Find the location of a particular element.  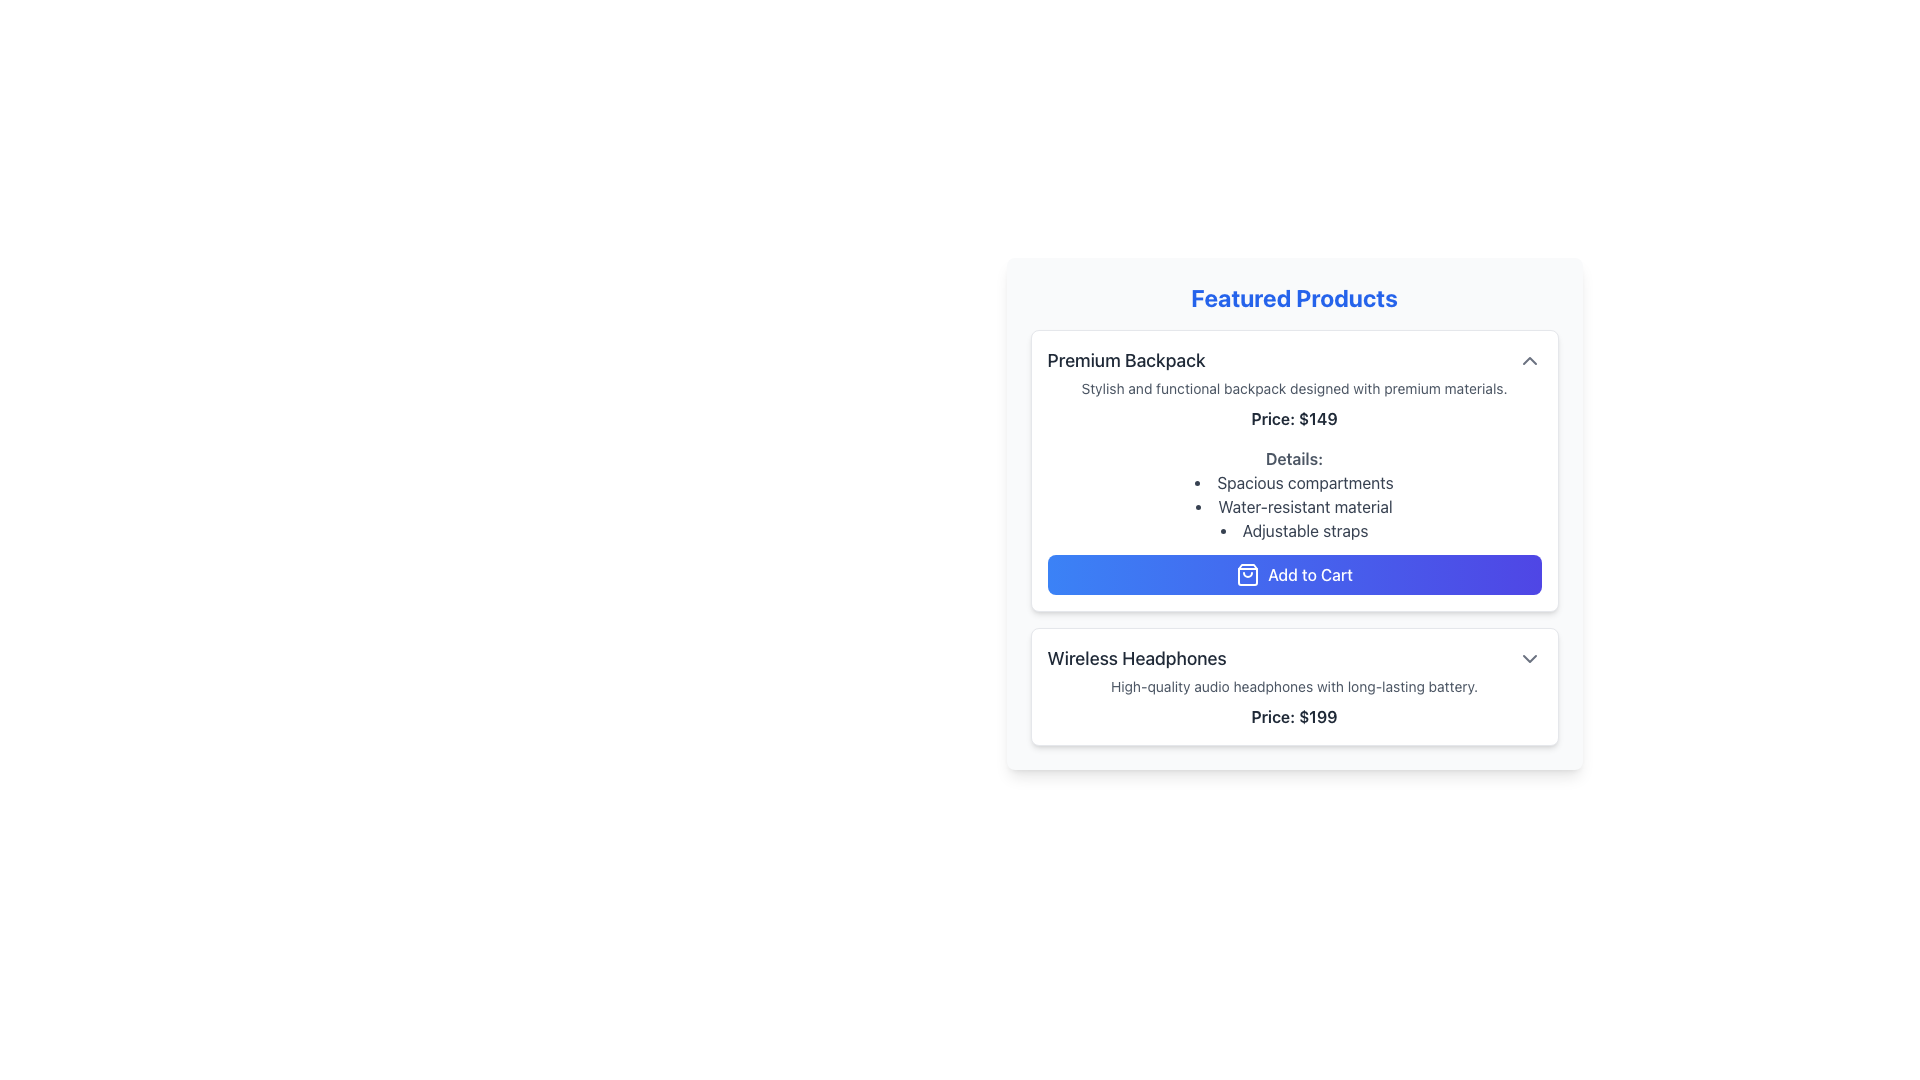

the 'Add to Cart' button, which is a horizontally elongated button with a gradient background from blue to purple, featuring a shopping bag icon and centered white text is located at coordinates (1294, 574).